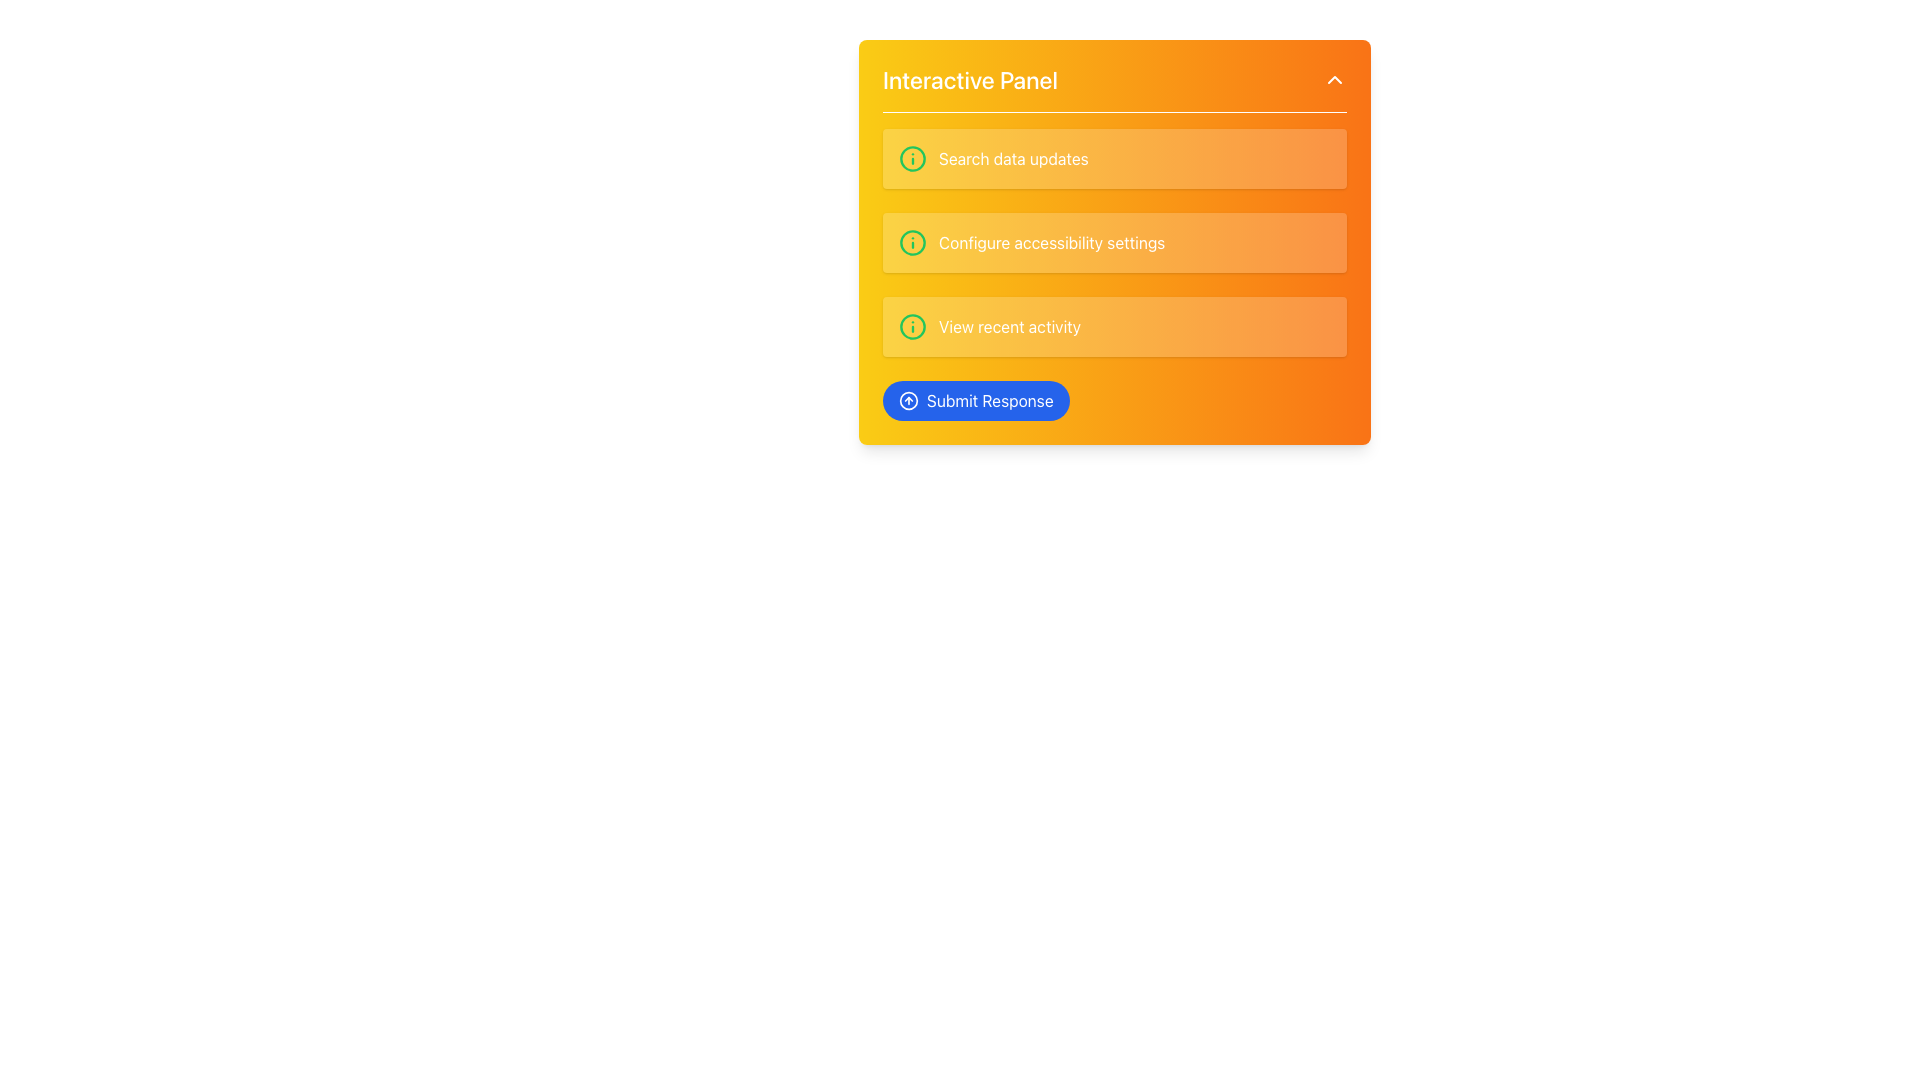  Describe the element at coordinates (1051, 242) in the screenshot. I see `the text label displaying 'Configure accessibility settings'` at that location.